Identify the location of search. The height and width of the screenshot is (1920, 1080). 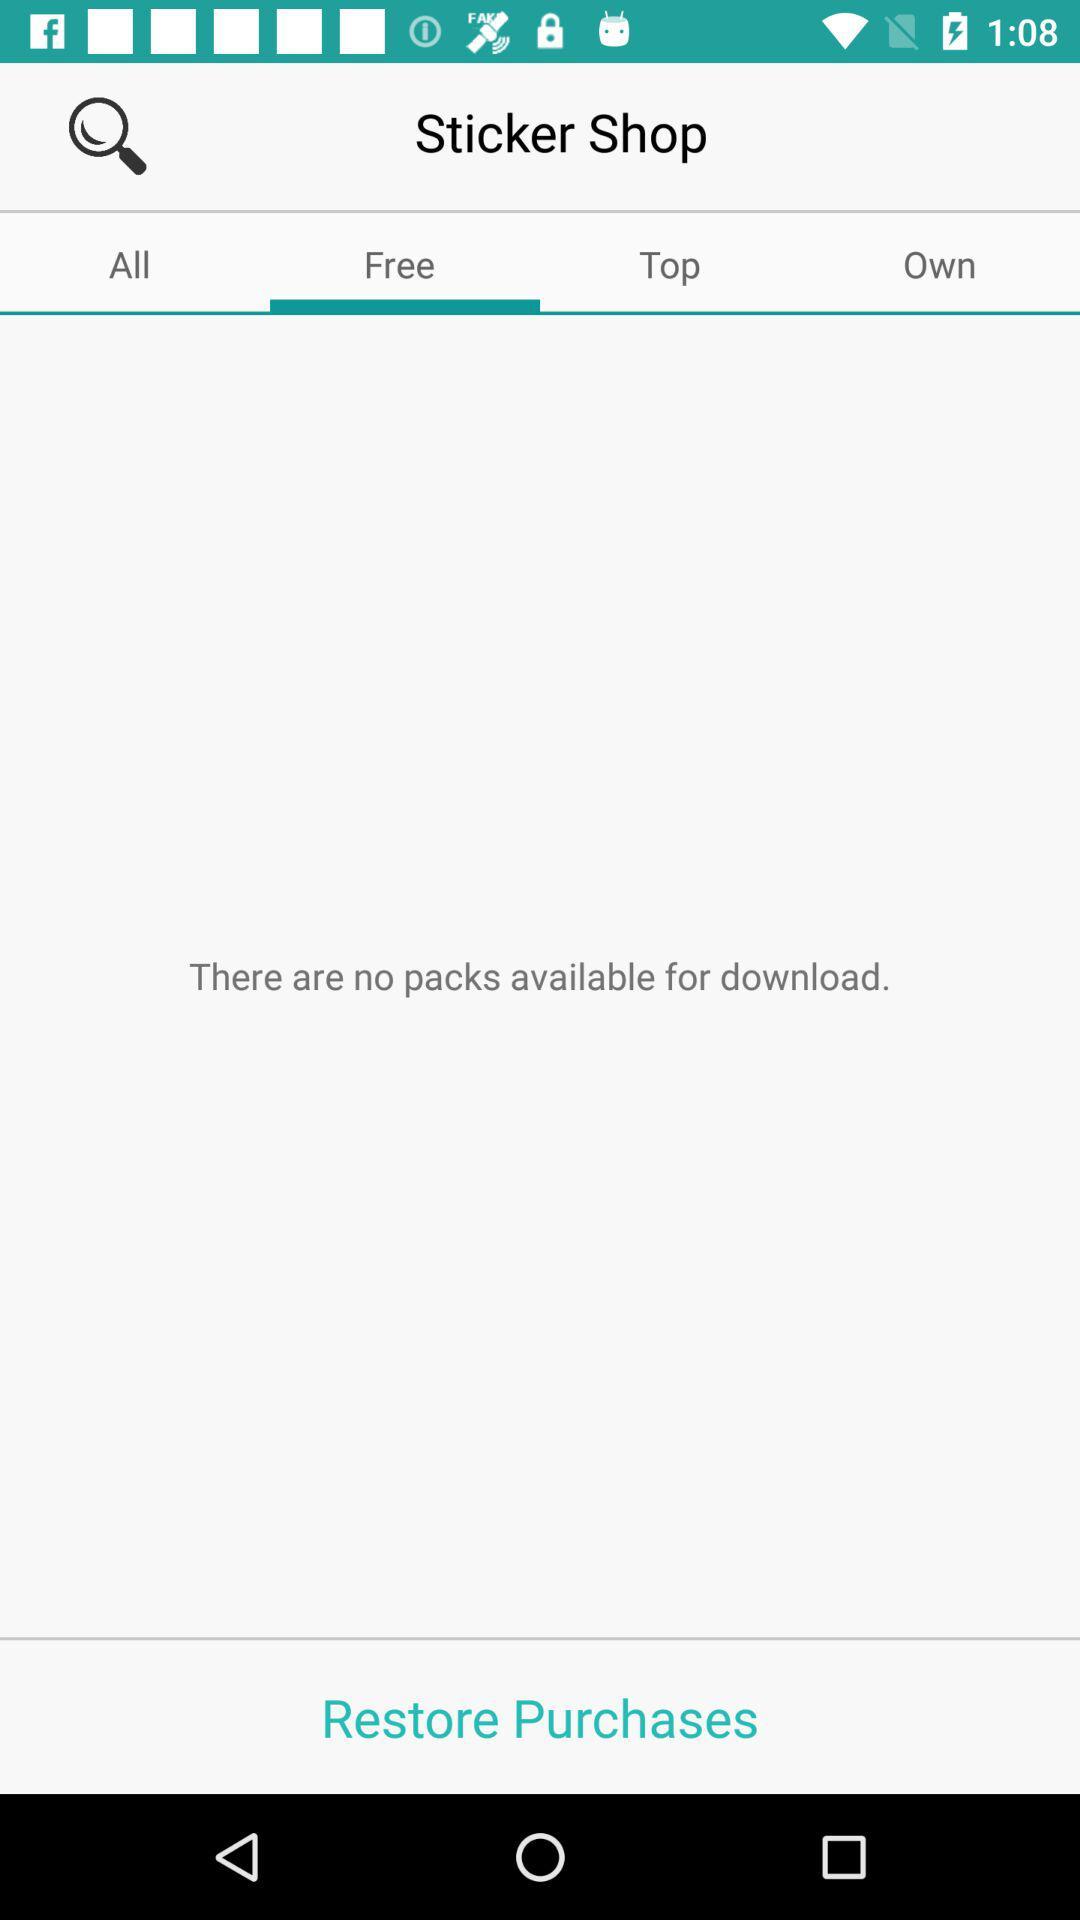
(107, 135).